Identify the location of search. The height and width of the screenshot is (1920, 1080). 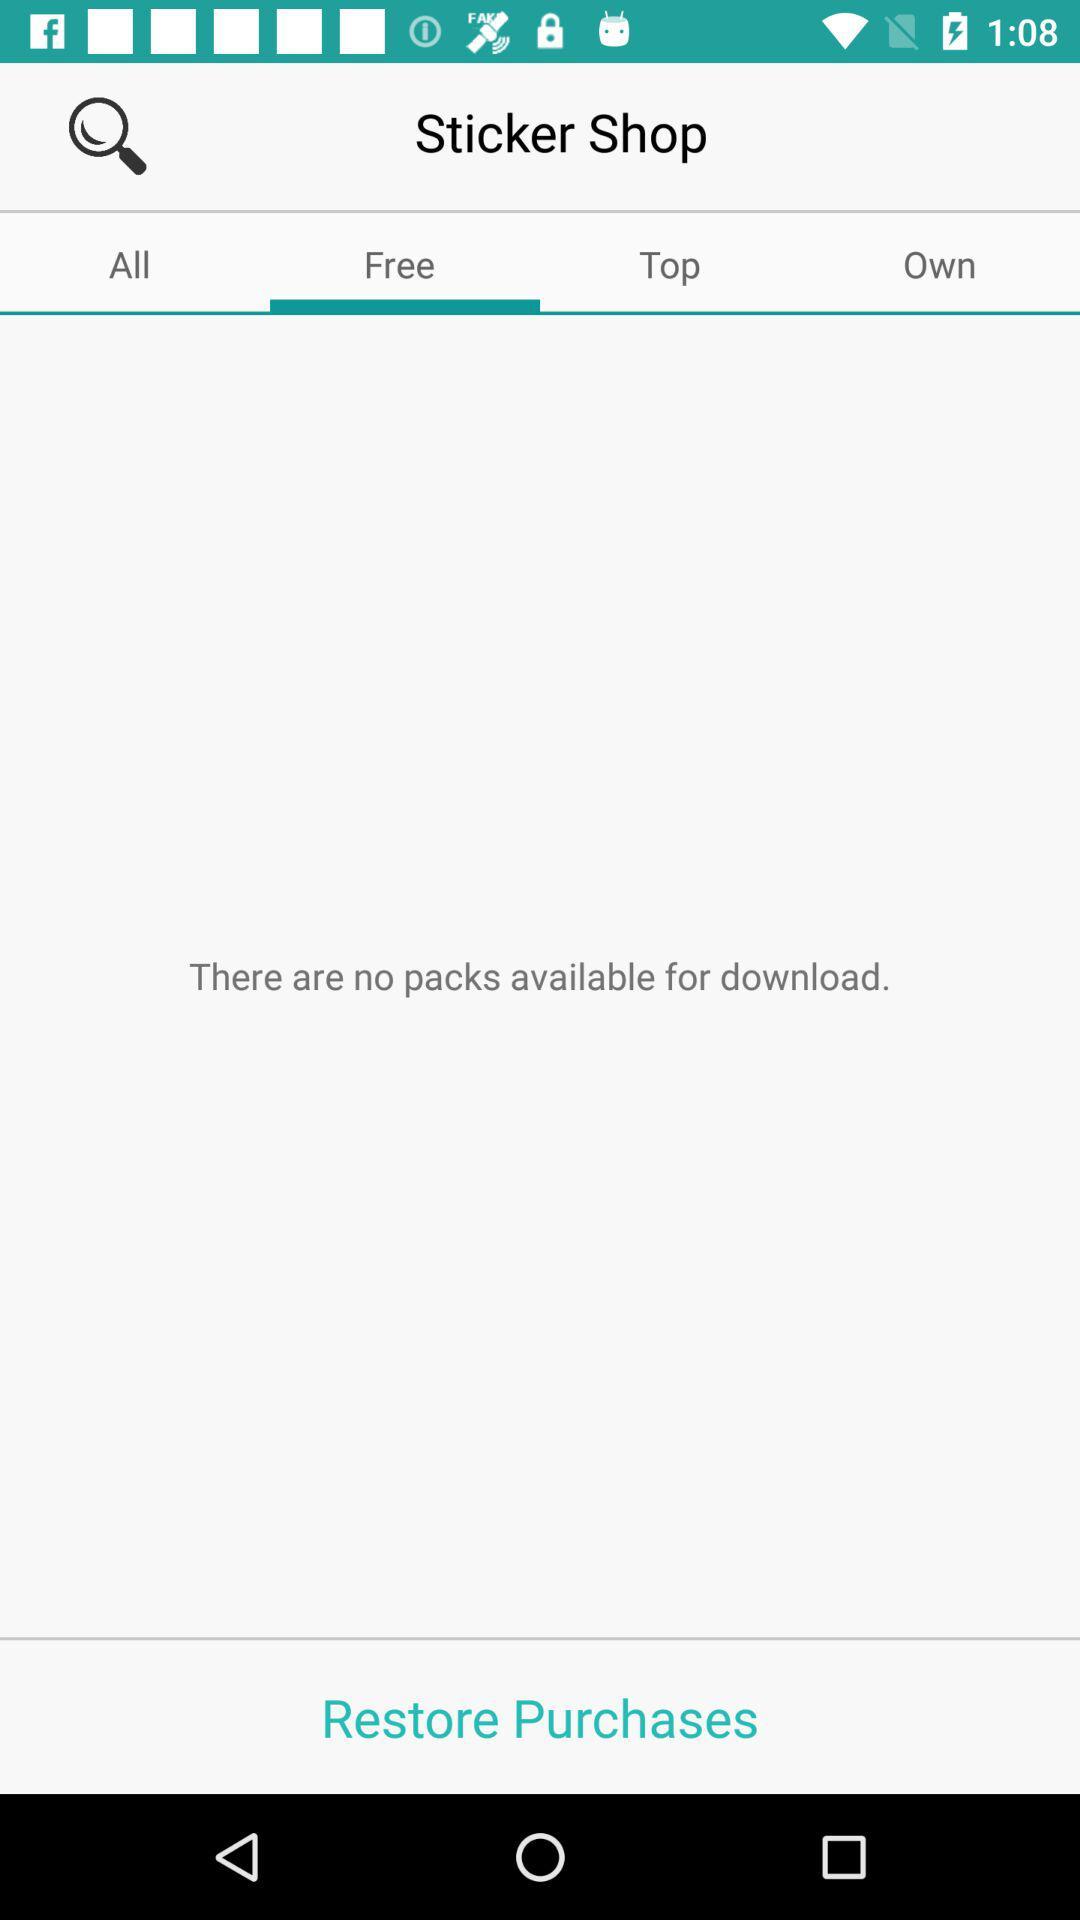
(107, 135).